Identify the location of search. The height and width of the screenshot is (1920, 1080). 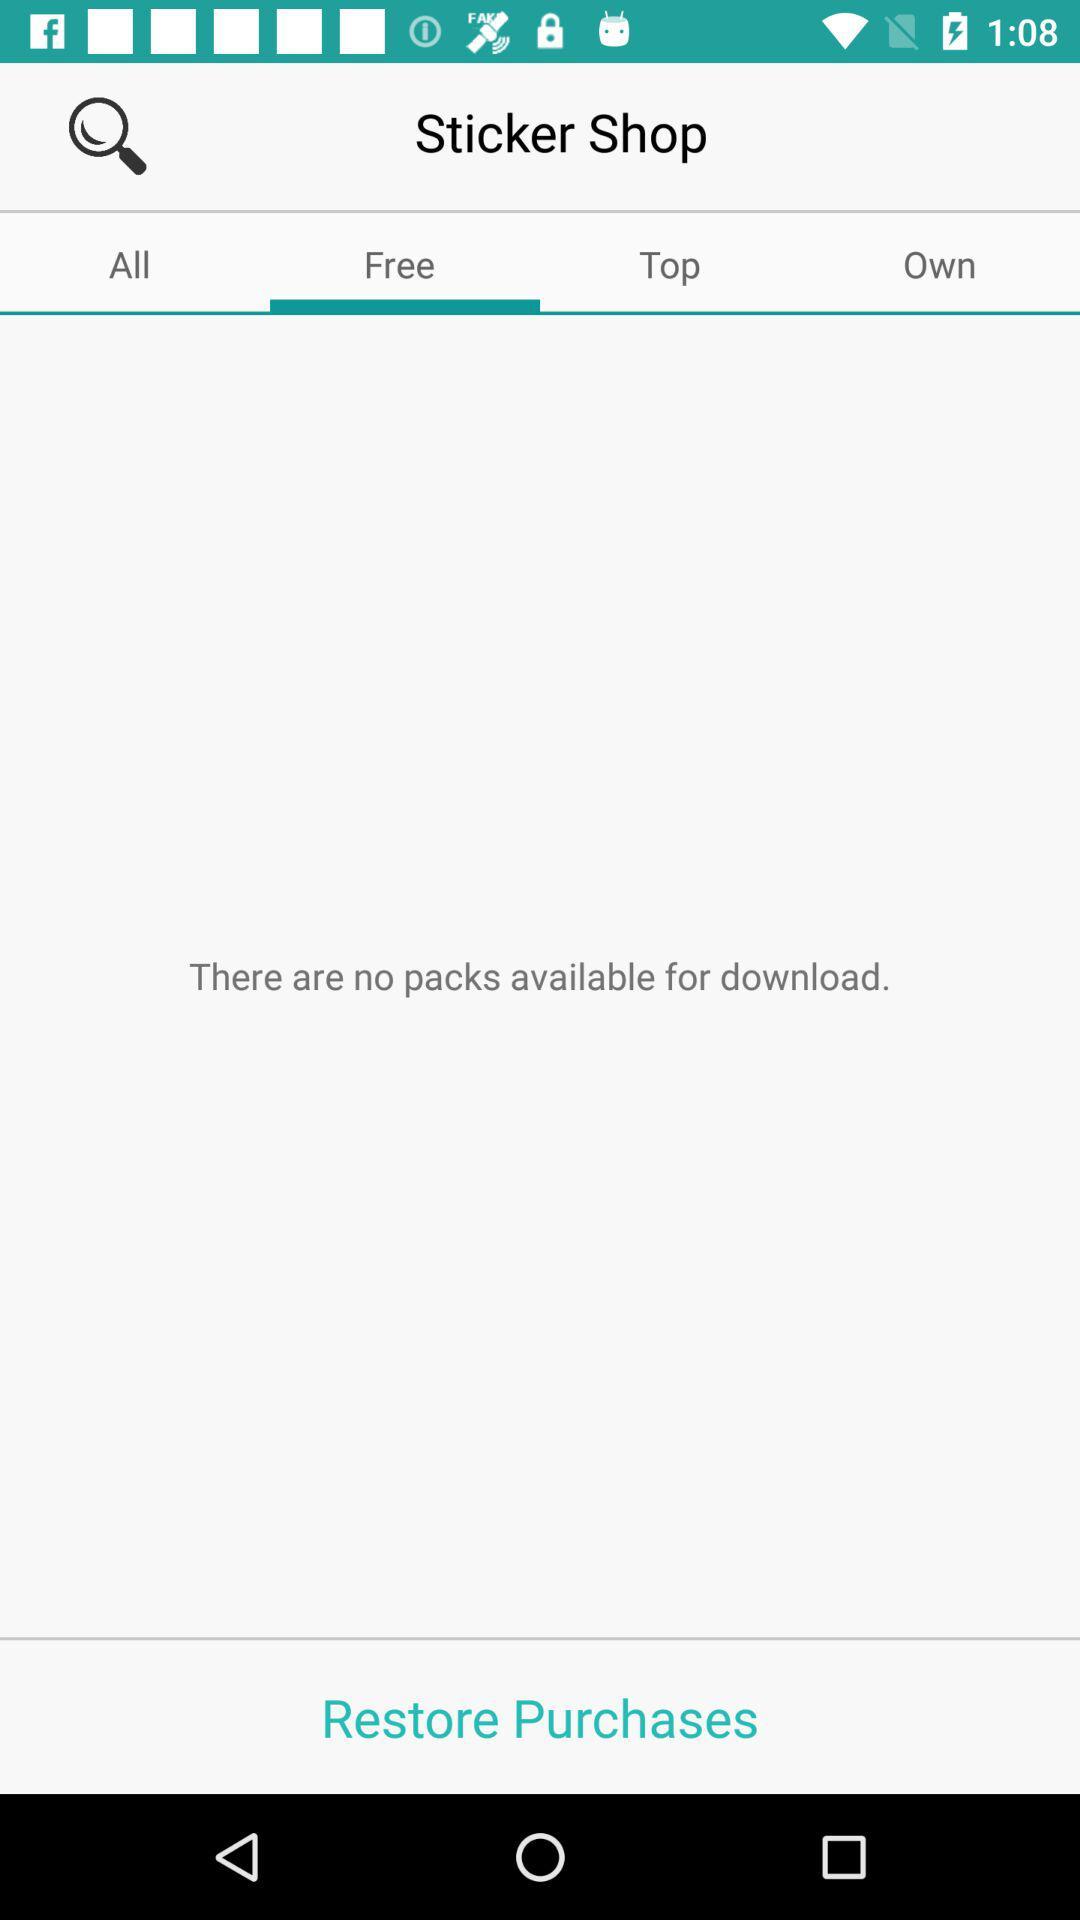
(107, 135).